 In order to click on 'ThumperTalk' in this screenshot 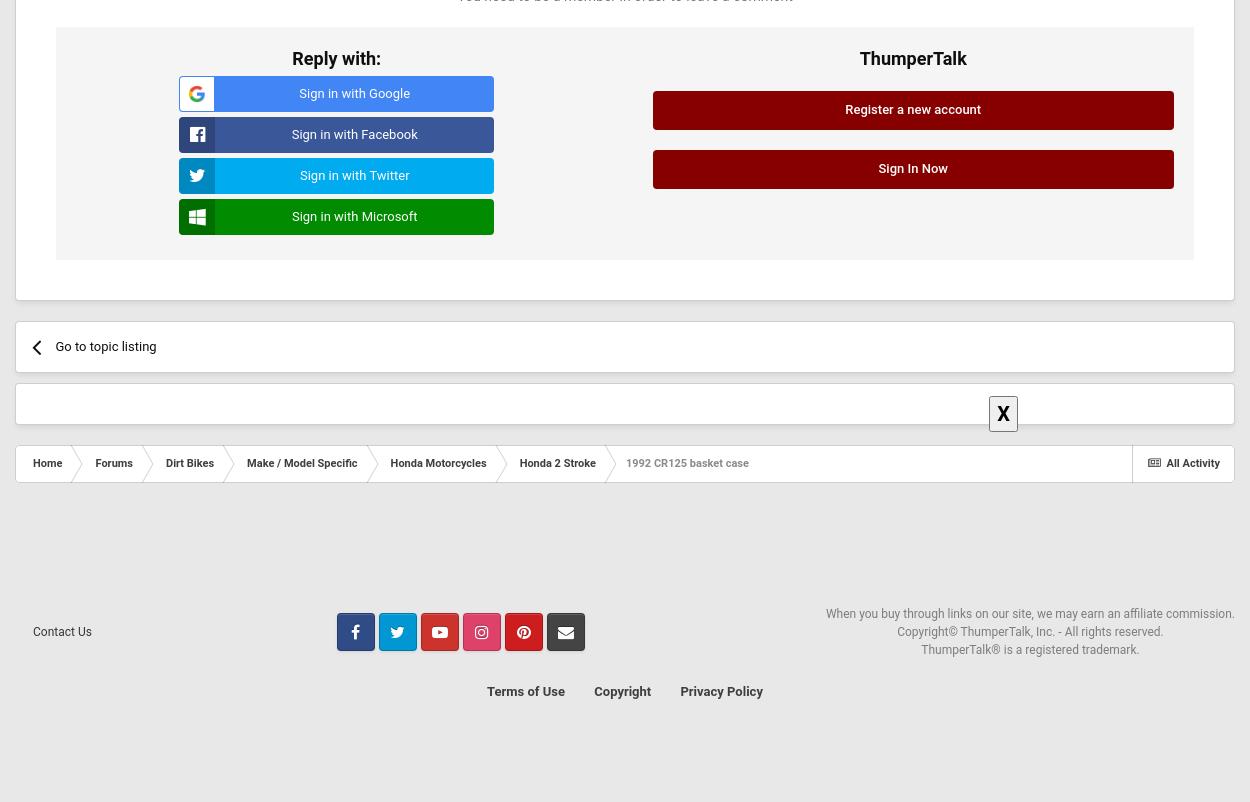, I will do `click(912, 57)`.